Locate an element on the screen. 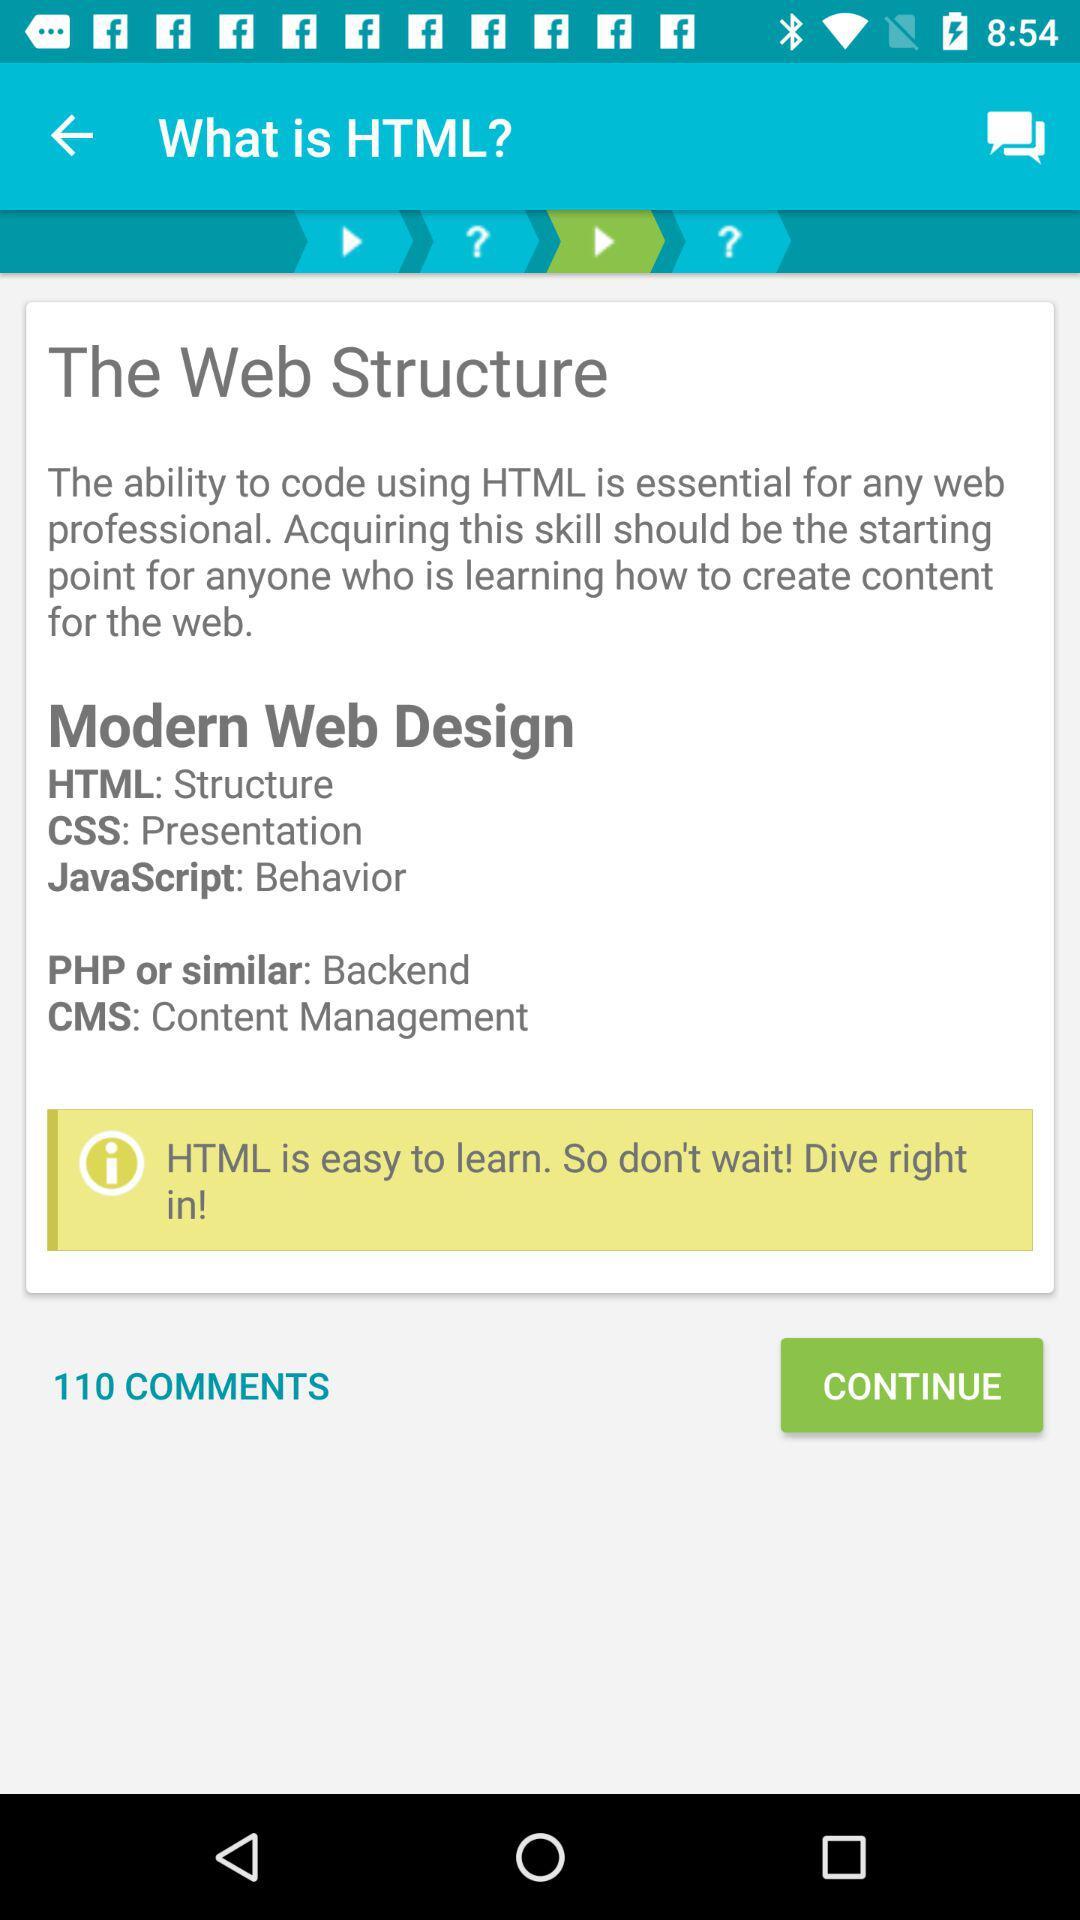  icon at the bottom right corner is located at coordinates (911, 1384).